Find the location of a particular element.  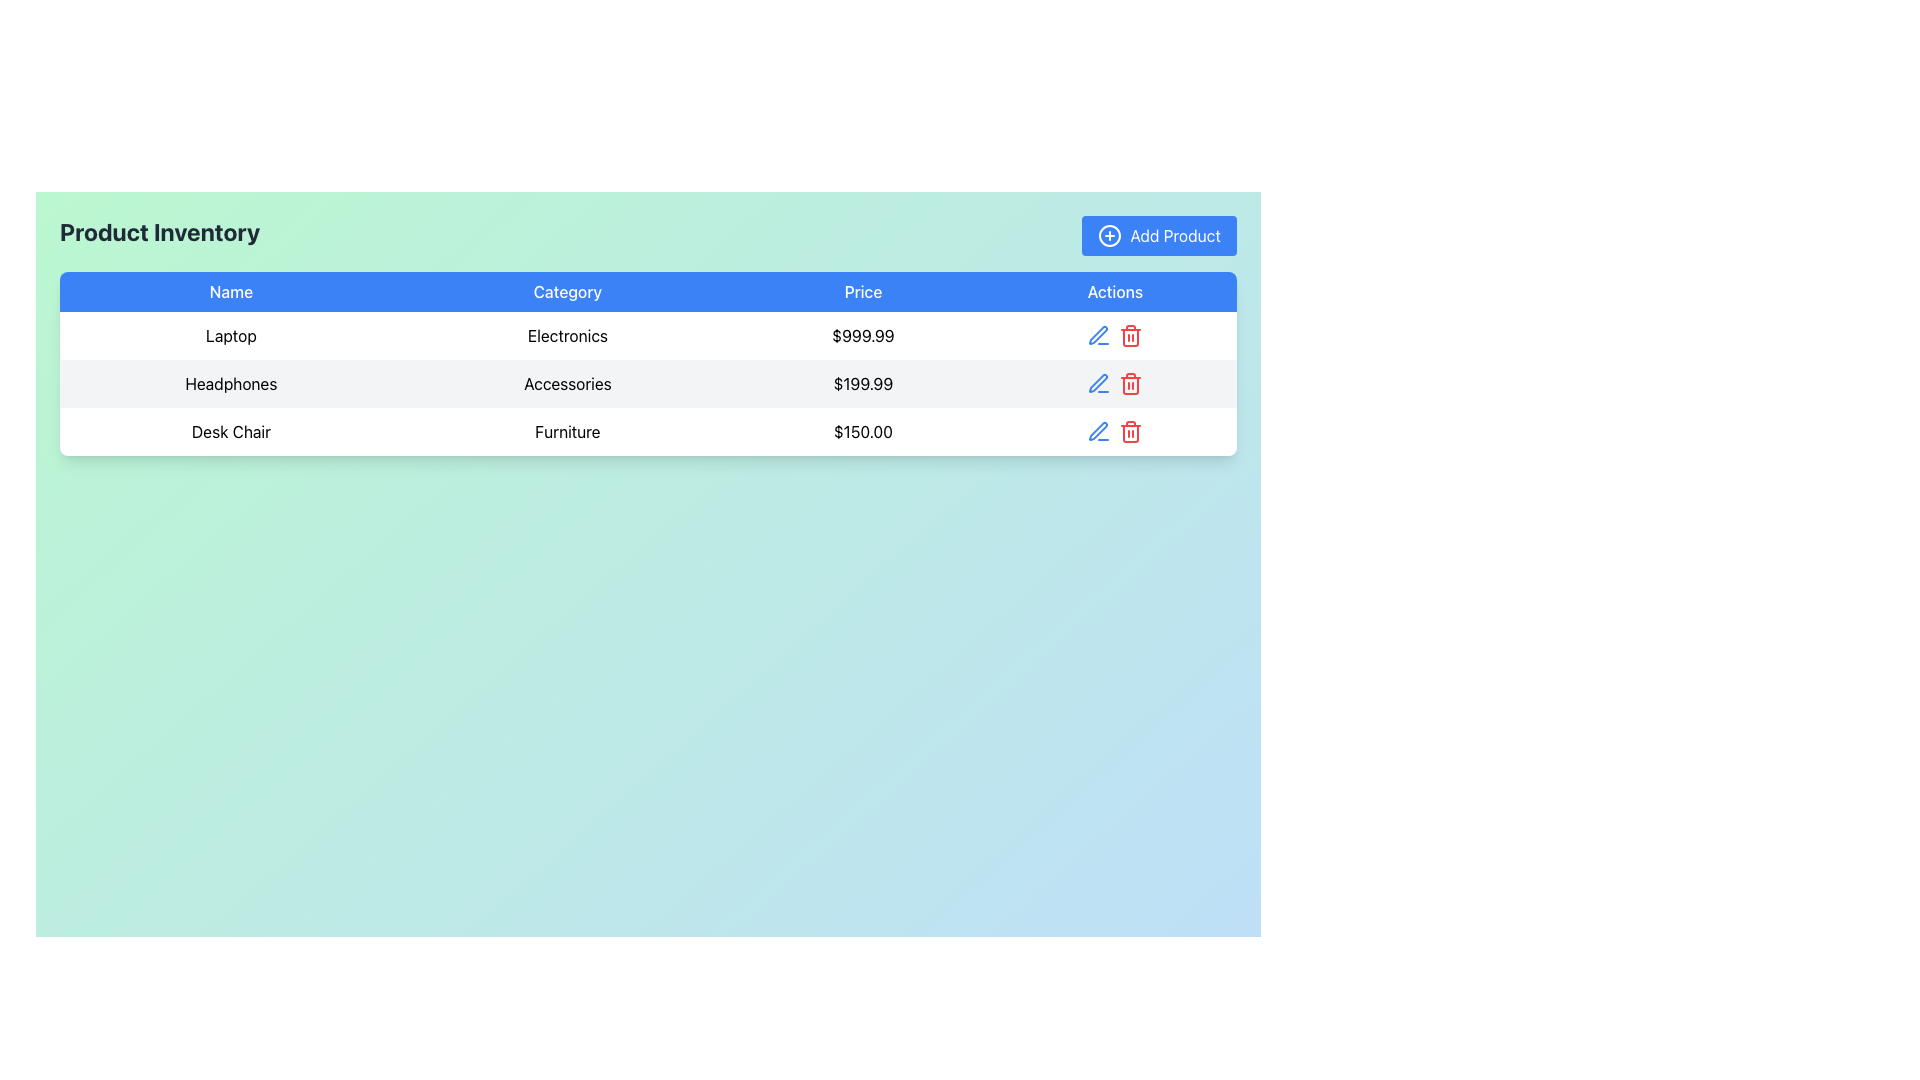

the third column header in the table that displays prices, located between 'Category' and 'Actions' is located at coordinates (863, 292).